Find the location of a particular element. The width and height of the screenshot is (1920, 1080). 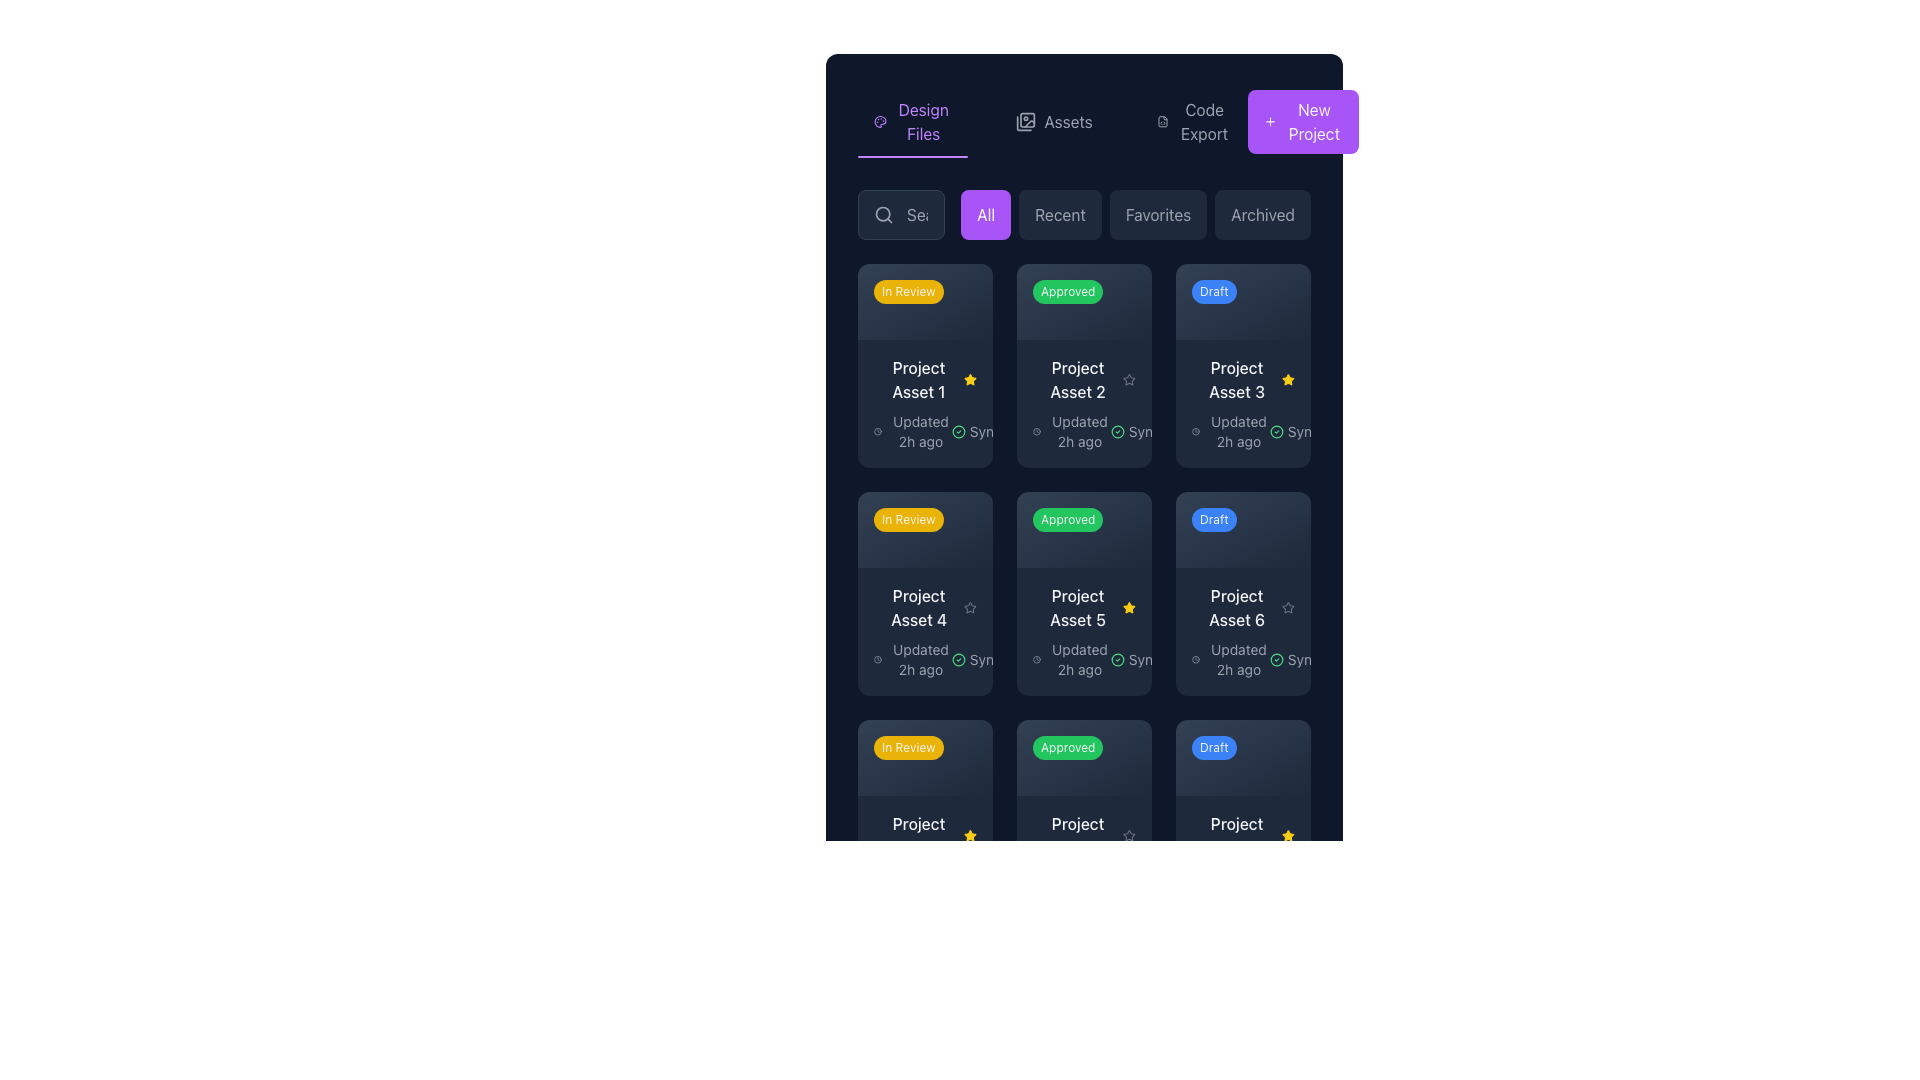

text 'Project Asset 6' which is the heading of the last card in the third column of the project asset grid is located at coordinates (1236, 606).